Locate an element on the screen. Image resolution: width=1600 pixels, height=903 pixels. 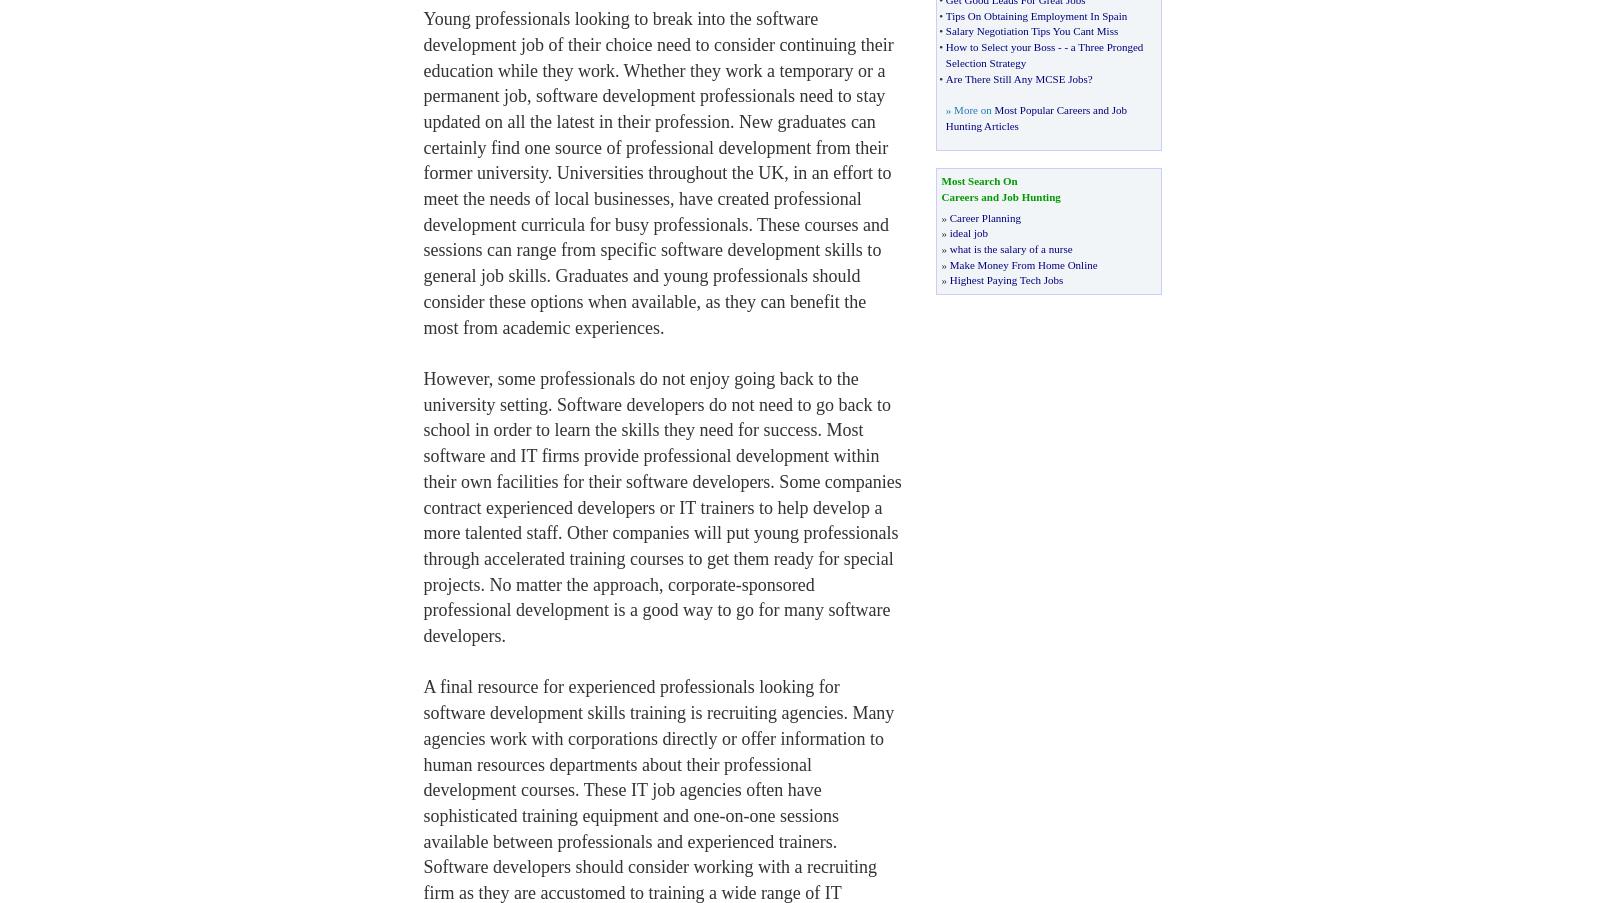
'- -' is located at coordinates (1062, 45).